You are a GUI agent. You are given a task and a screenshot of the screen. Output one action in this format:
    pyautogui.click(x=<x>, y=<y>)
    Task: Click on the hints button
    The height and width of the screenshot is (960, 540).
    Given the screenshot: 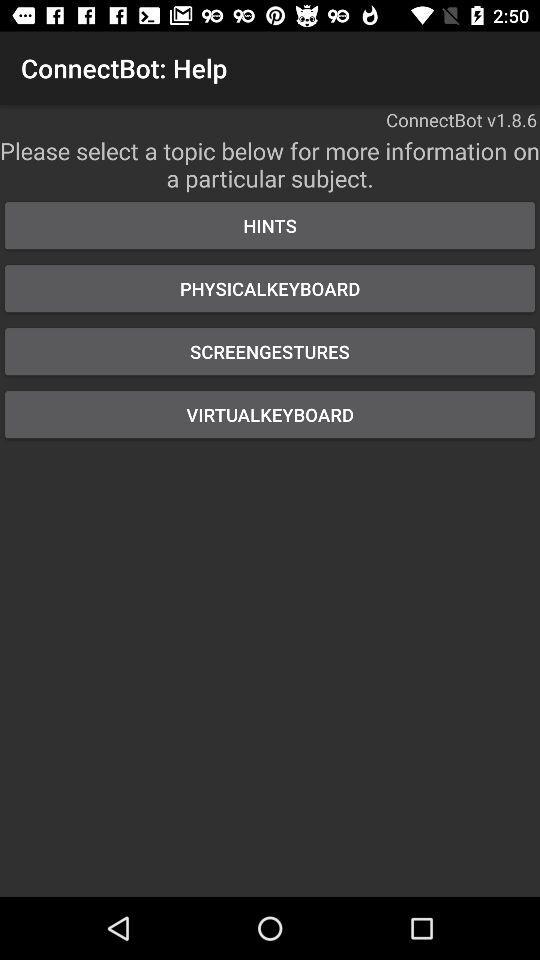 What is the action you would take?
    pyautogui.click(x=270, y=225)
    